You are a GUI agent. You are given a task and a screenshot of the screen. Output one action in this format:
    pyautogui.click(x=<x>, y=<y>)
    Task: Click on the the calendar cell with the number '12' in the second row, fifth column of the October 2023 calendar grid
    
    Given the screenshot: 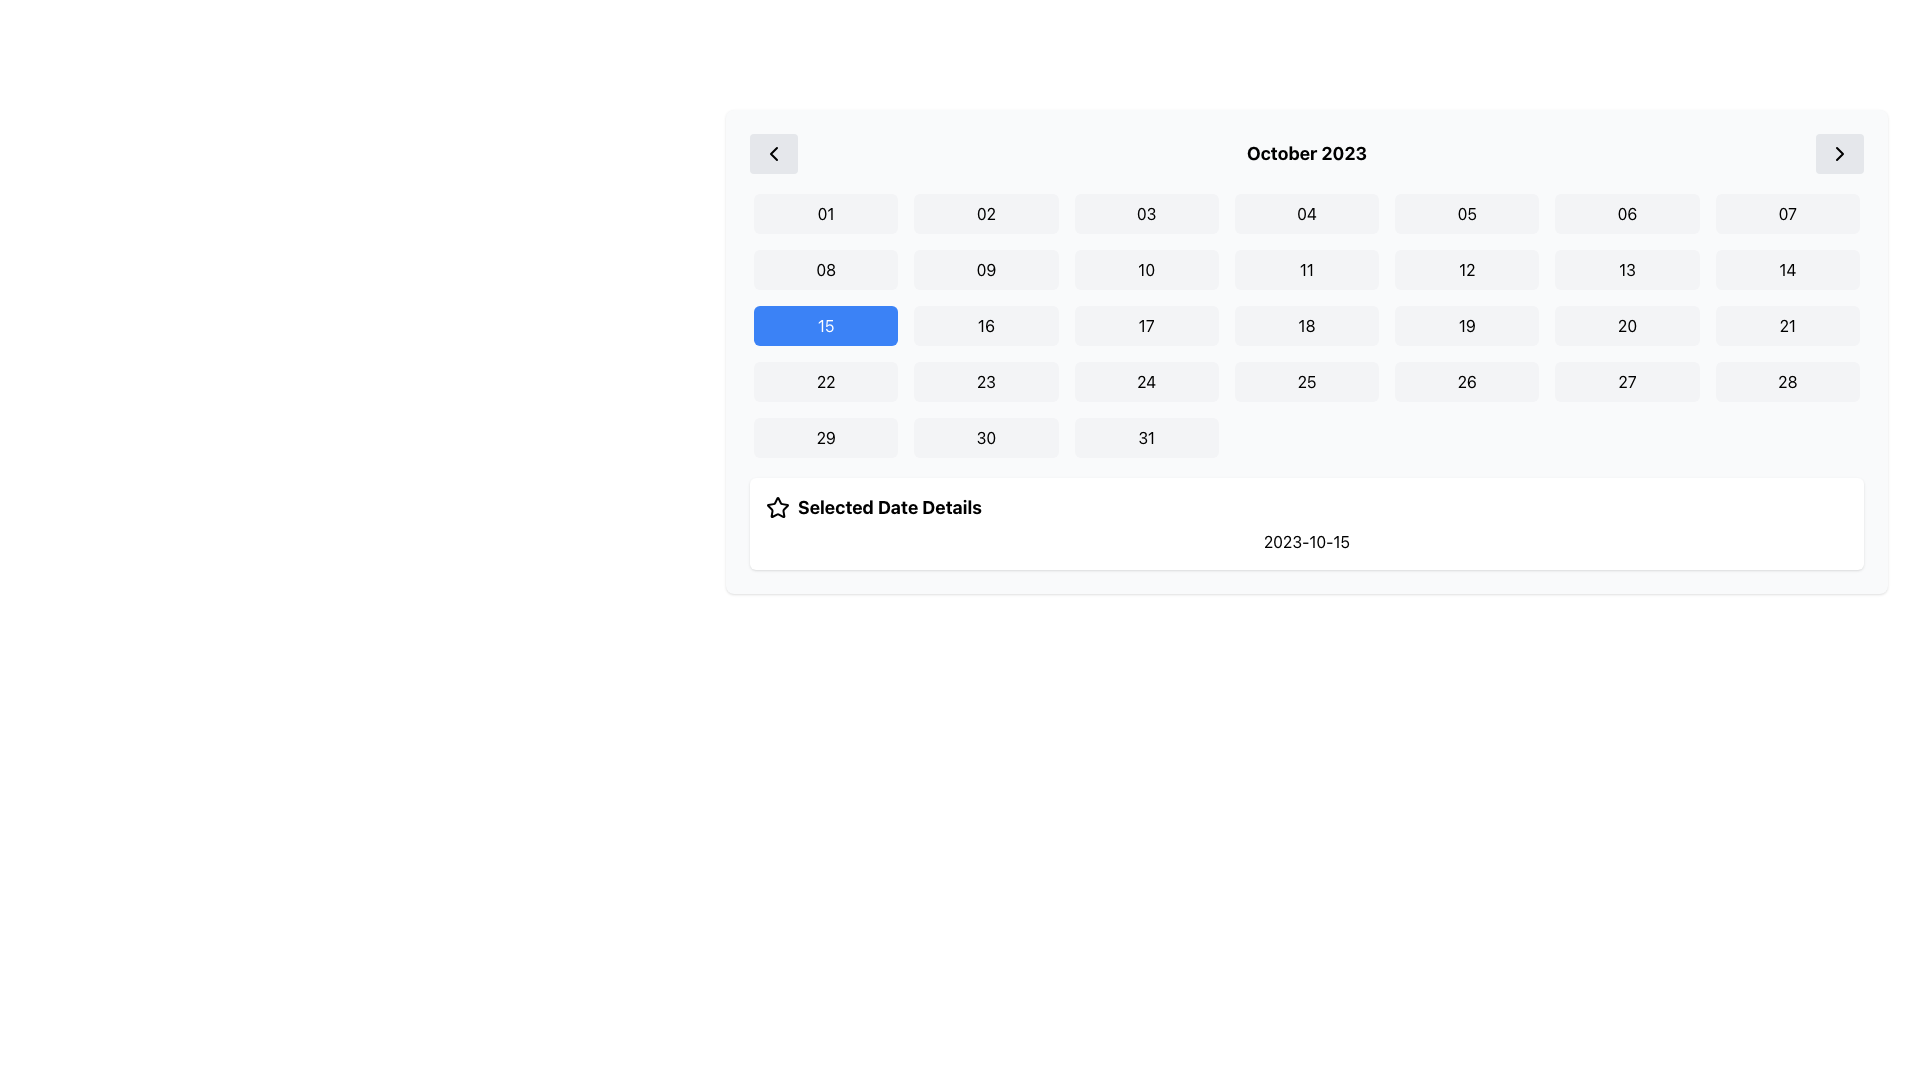 What is the action you would take?
    pyautogui.click(x=1467, y=270)
    